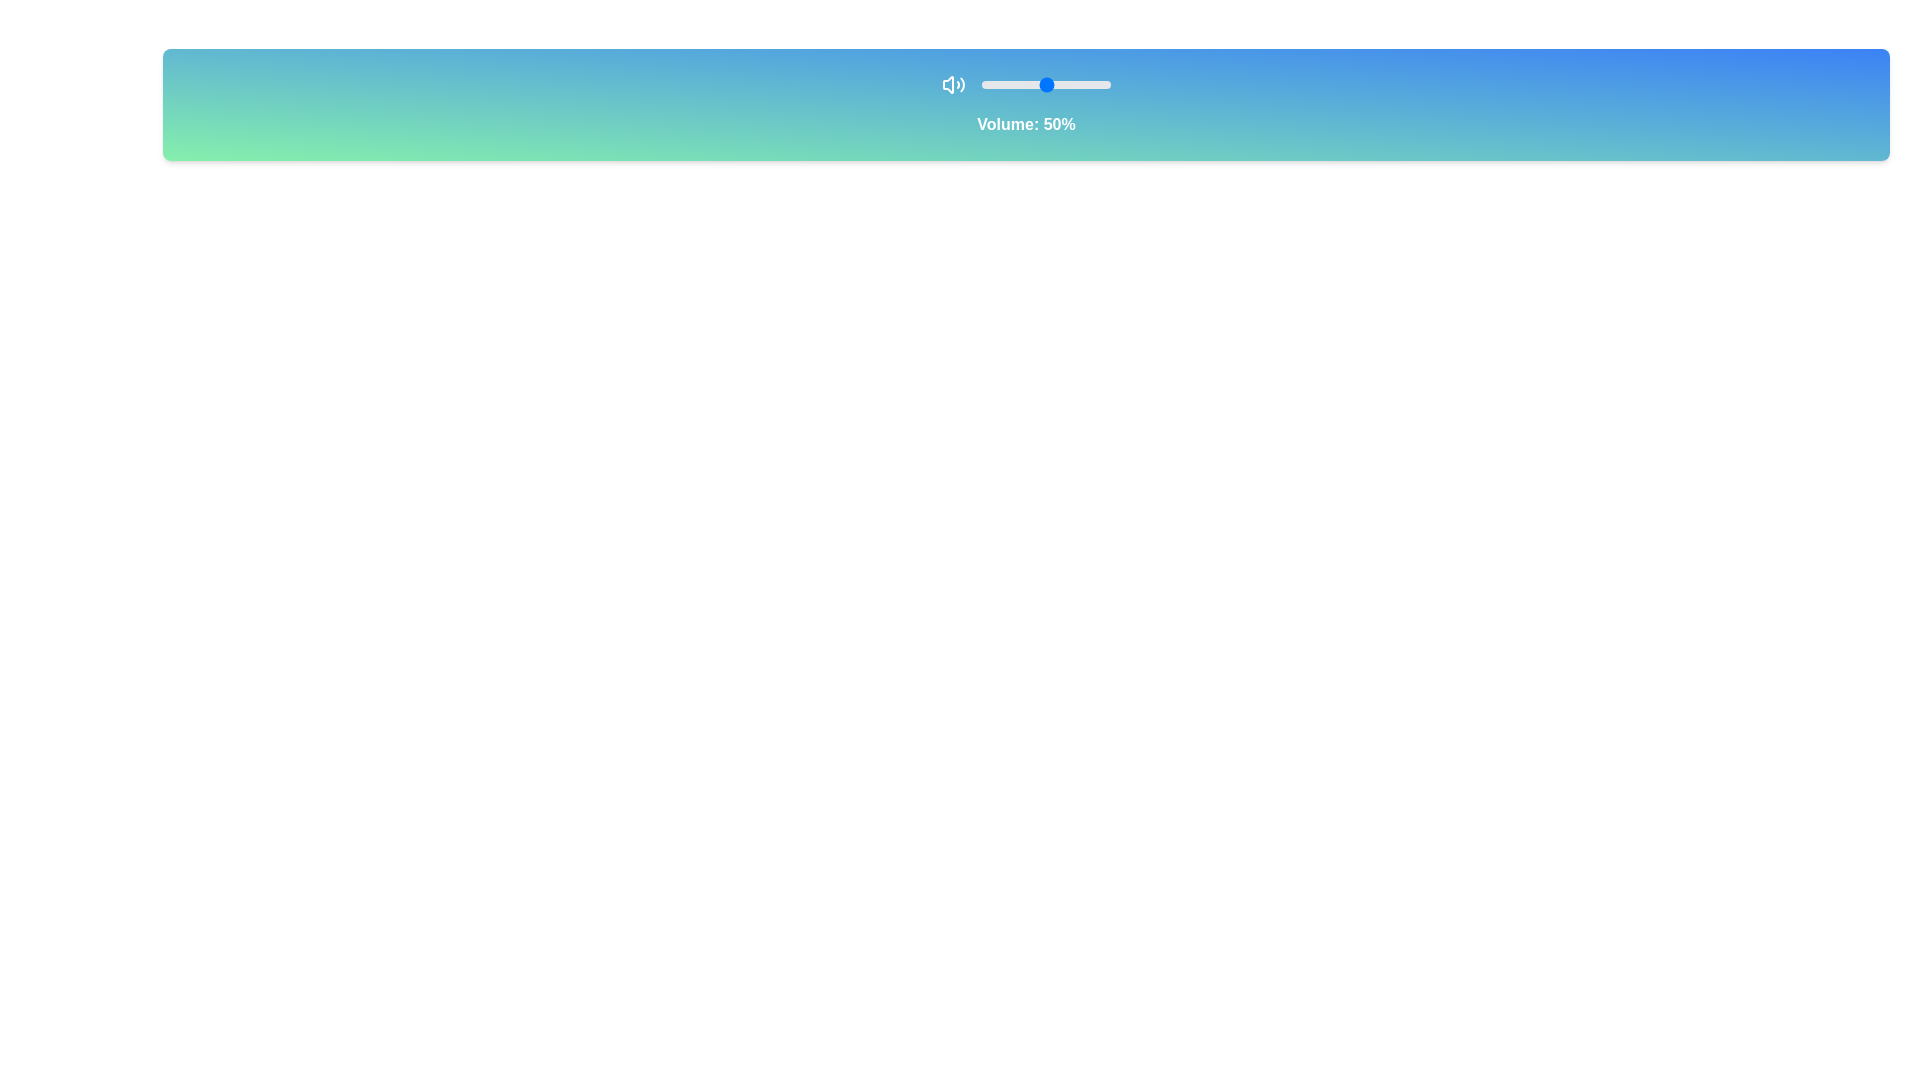 The image size is (1920, 1080). What do you see at coordinates (953, 83) in the screenshot?
I see `the volume control icon located on the far left of the top bar` at bounding box center [953, 83].